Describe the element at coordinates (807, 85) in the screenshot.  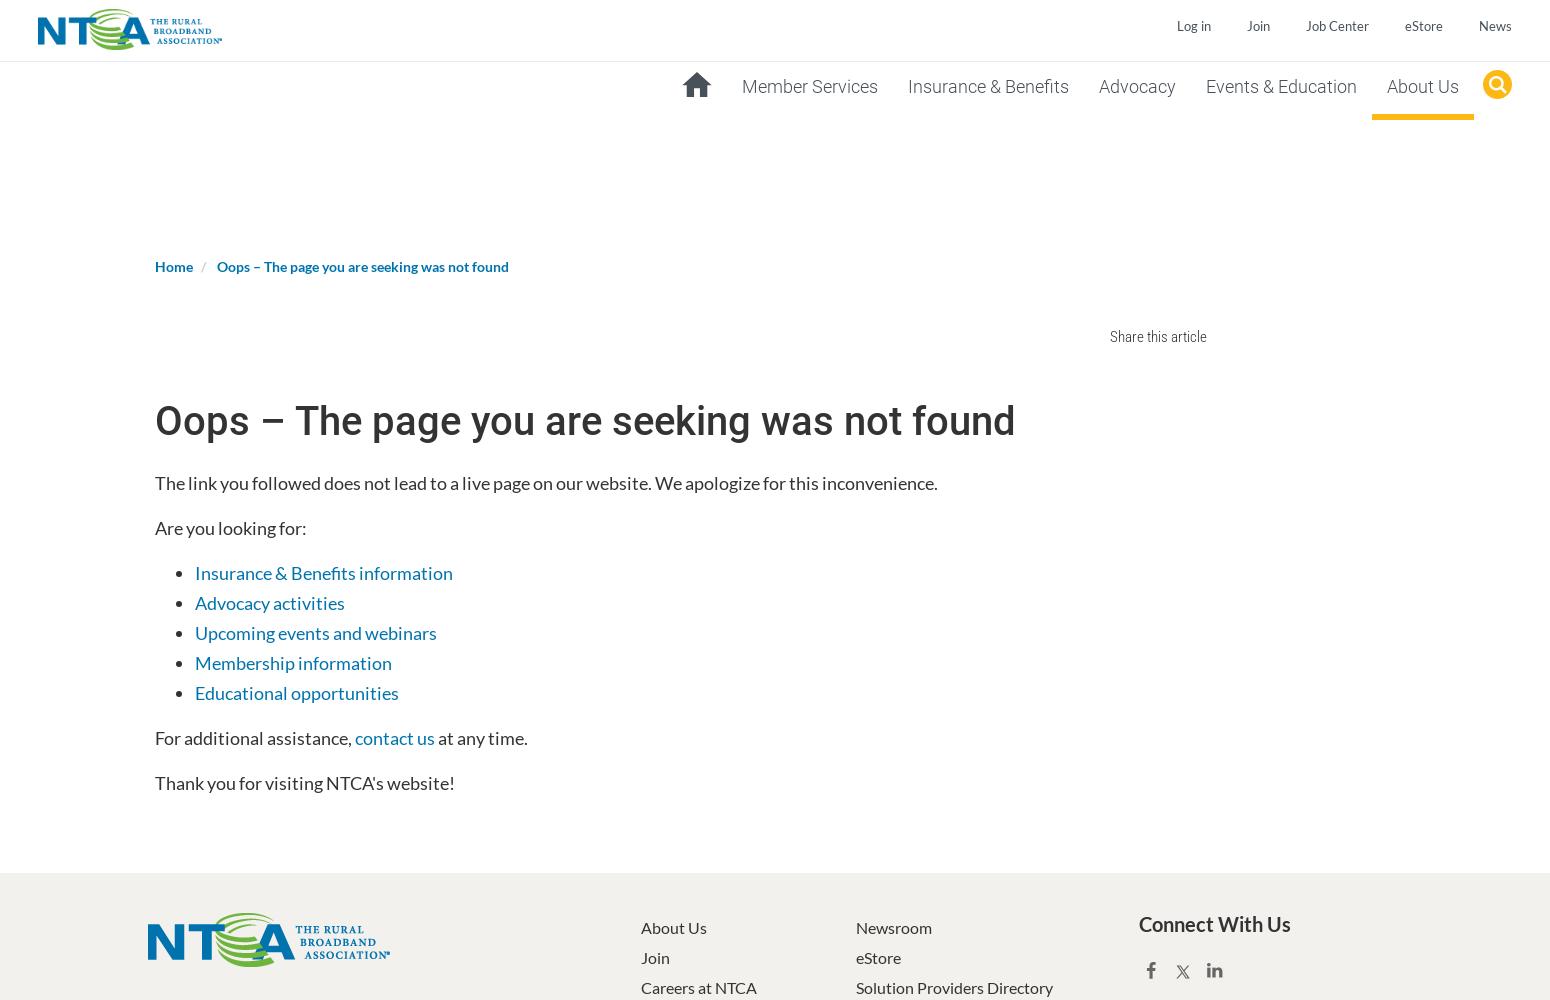
I see `'Member Services'` at that location.